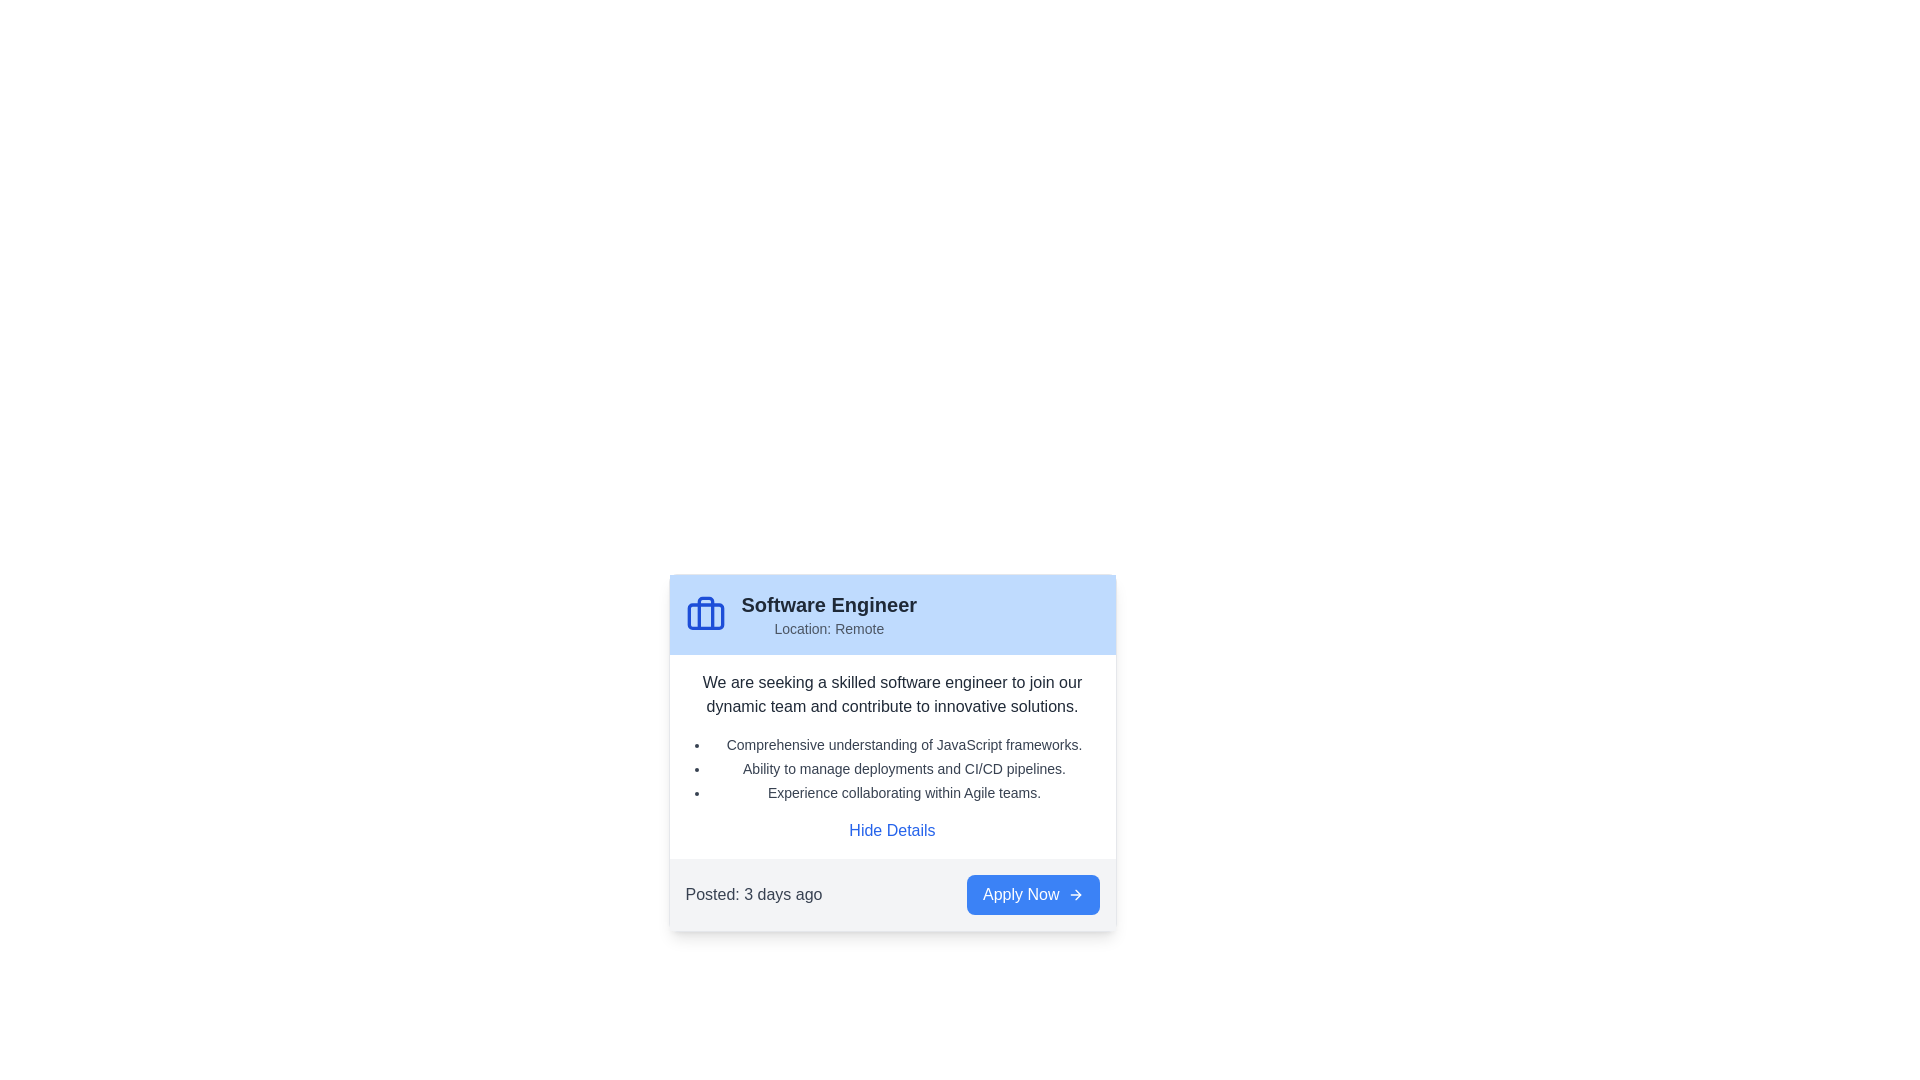 The image size is (1920, 1080). What do you see at coordinates (891, 613) in the screenshot?
I see `header section displaying the job title 'Software Engineer' and its location 'Remote' in the card layout` at bounding box center [891, 613].